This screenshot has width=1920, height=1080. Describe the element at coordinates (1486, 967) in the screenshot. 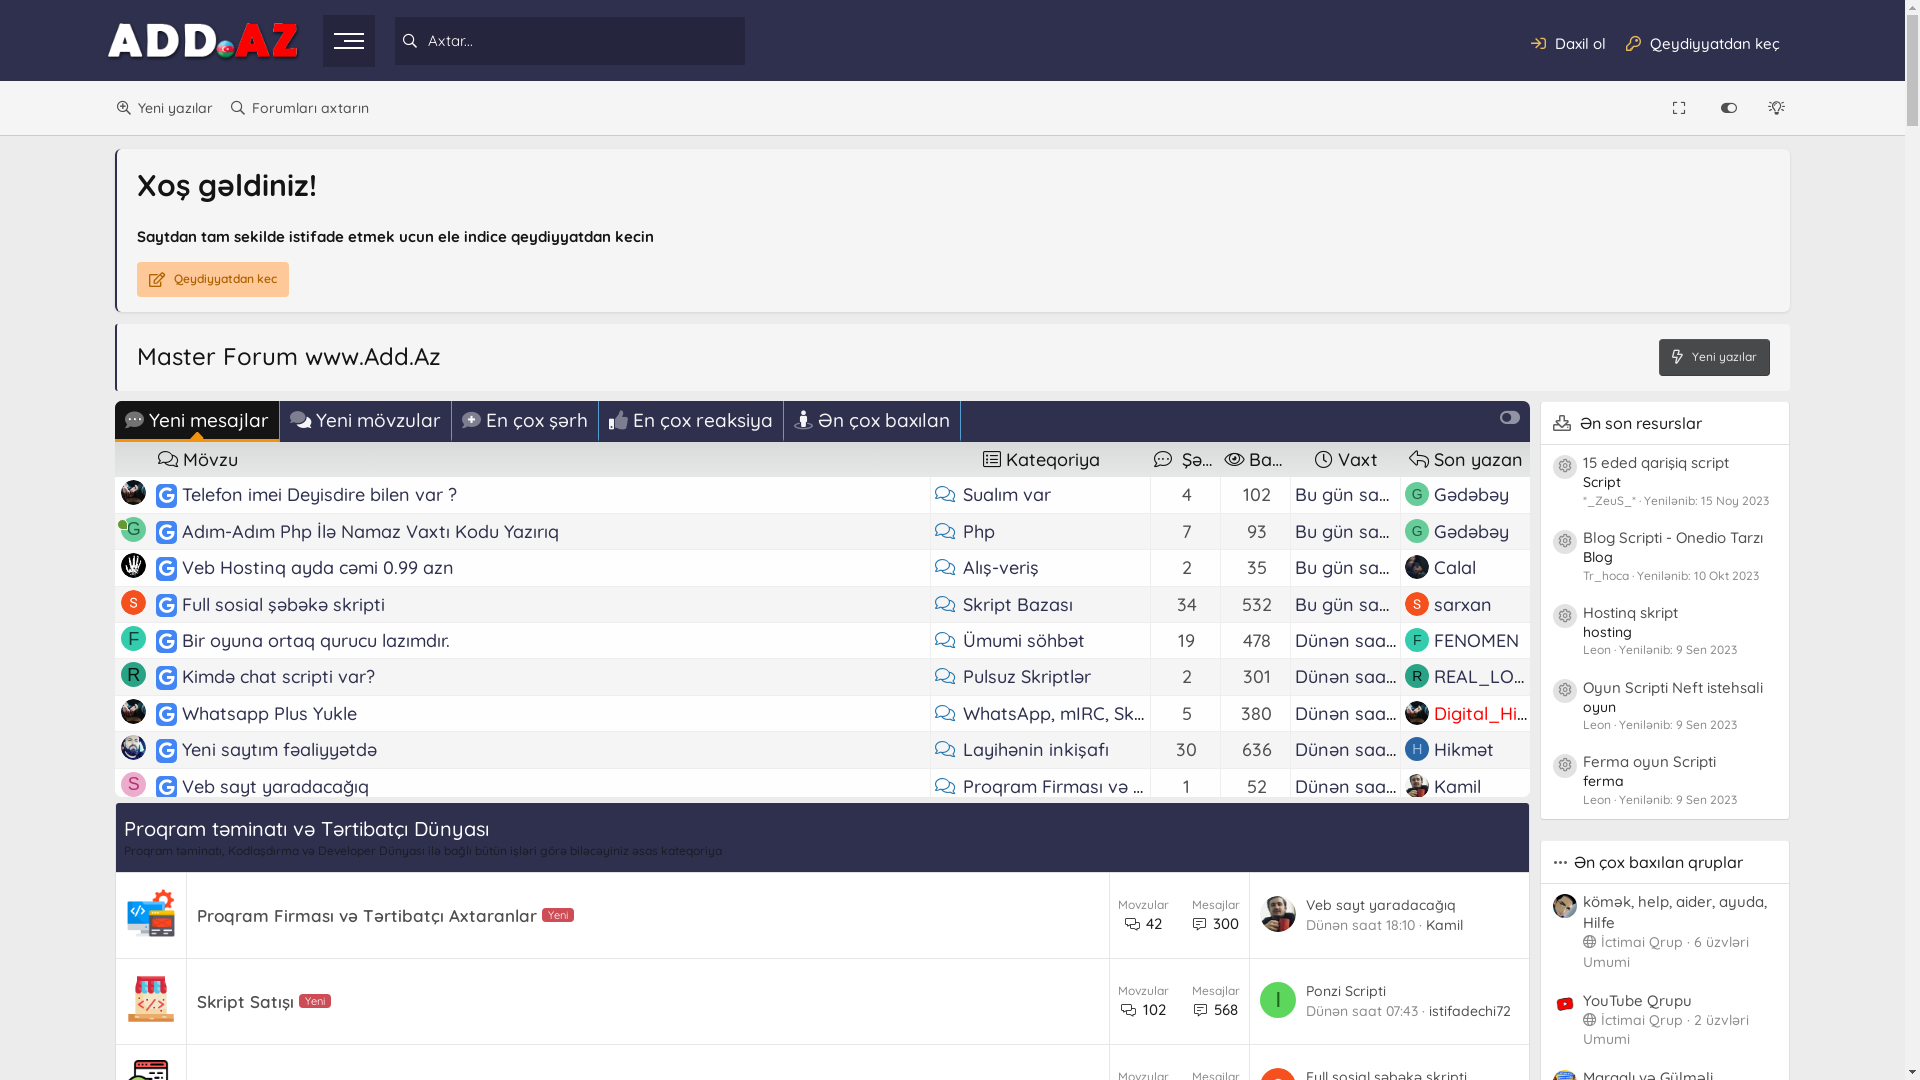

I see `'istifadechi72'` at that location.